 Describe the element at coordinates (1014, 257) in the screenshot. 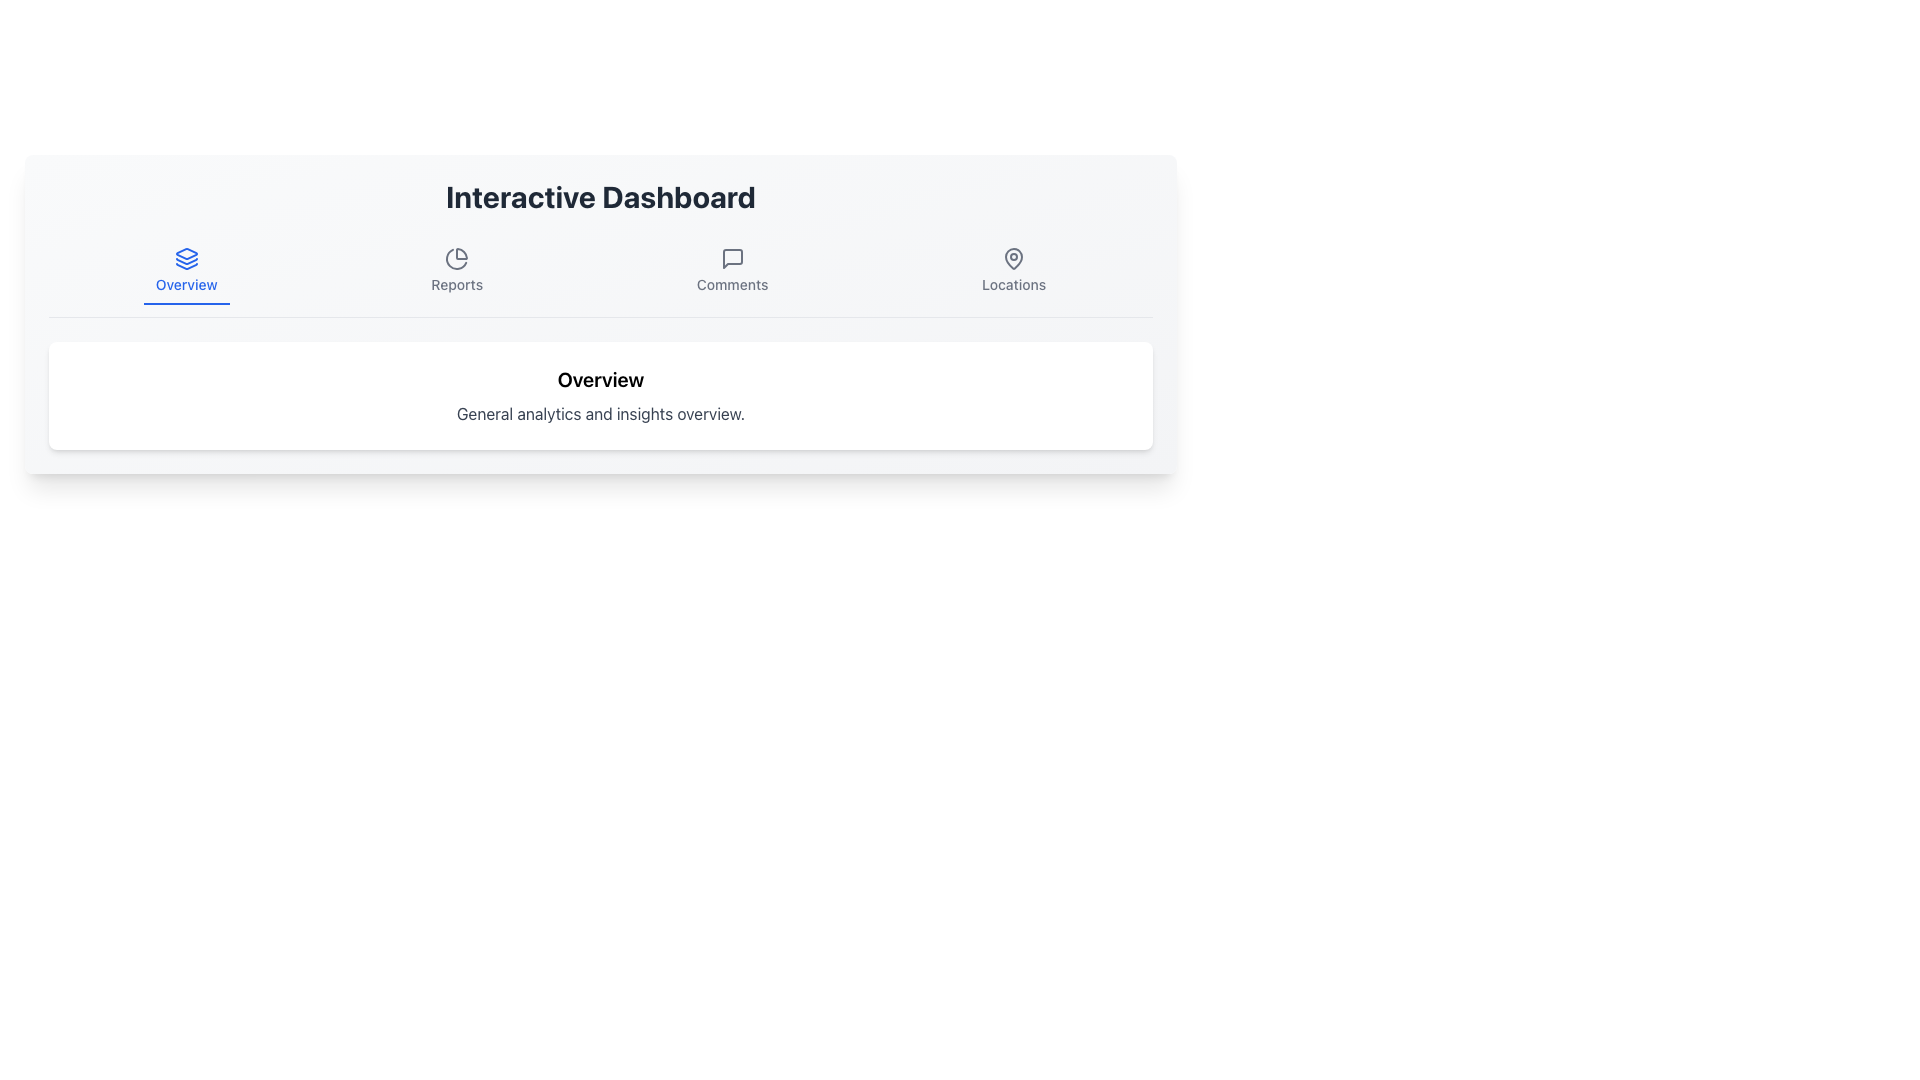

I see `the pin-shaped icon in line art style located at the top-right corner of the 'Locations' button in the navigation menu` at that location.